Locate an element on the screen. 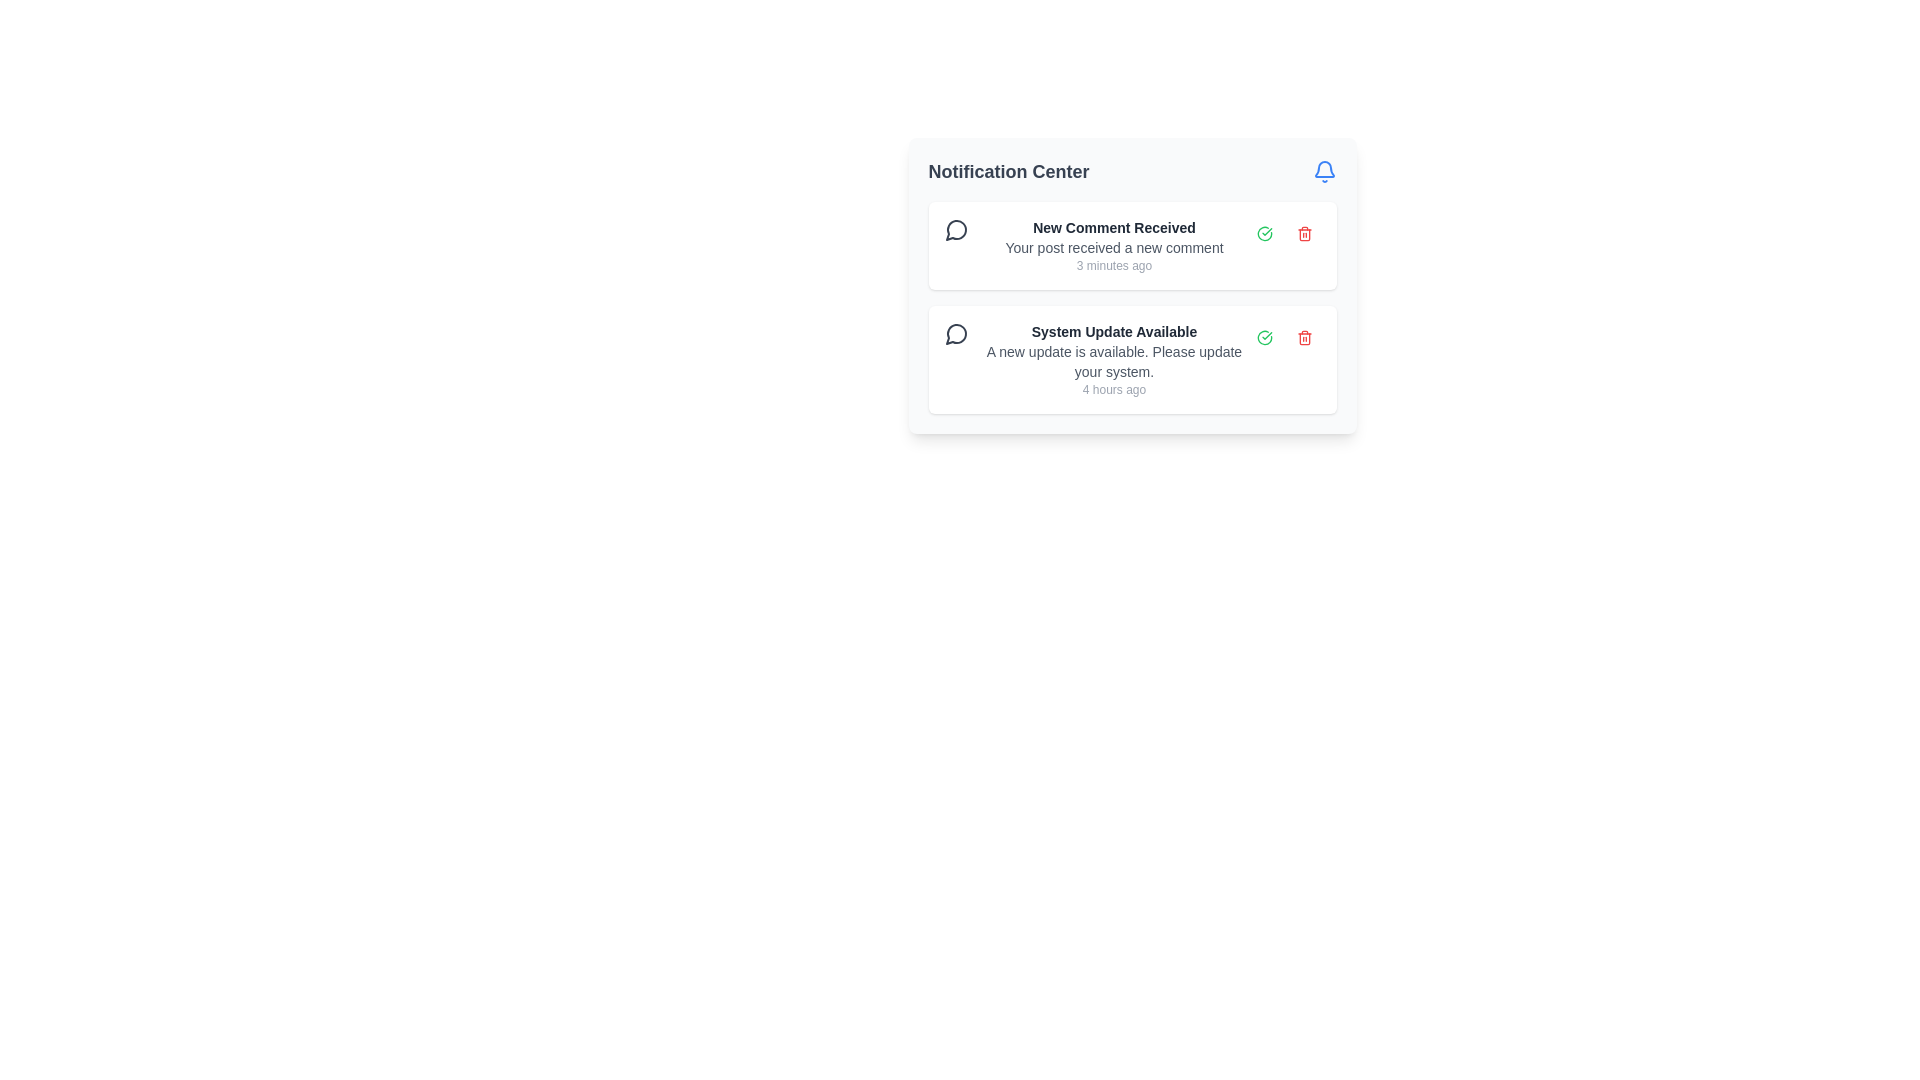  the red trash can button at the right end of the 'System Update Available' notification is located at coordinates (1304, 337).